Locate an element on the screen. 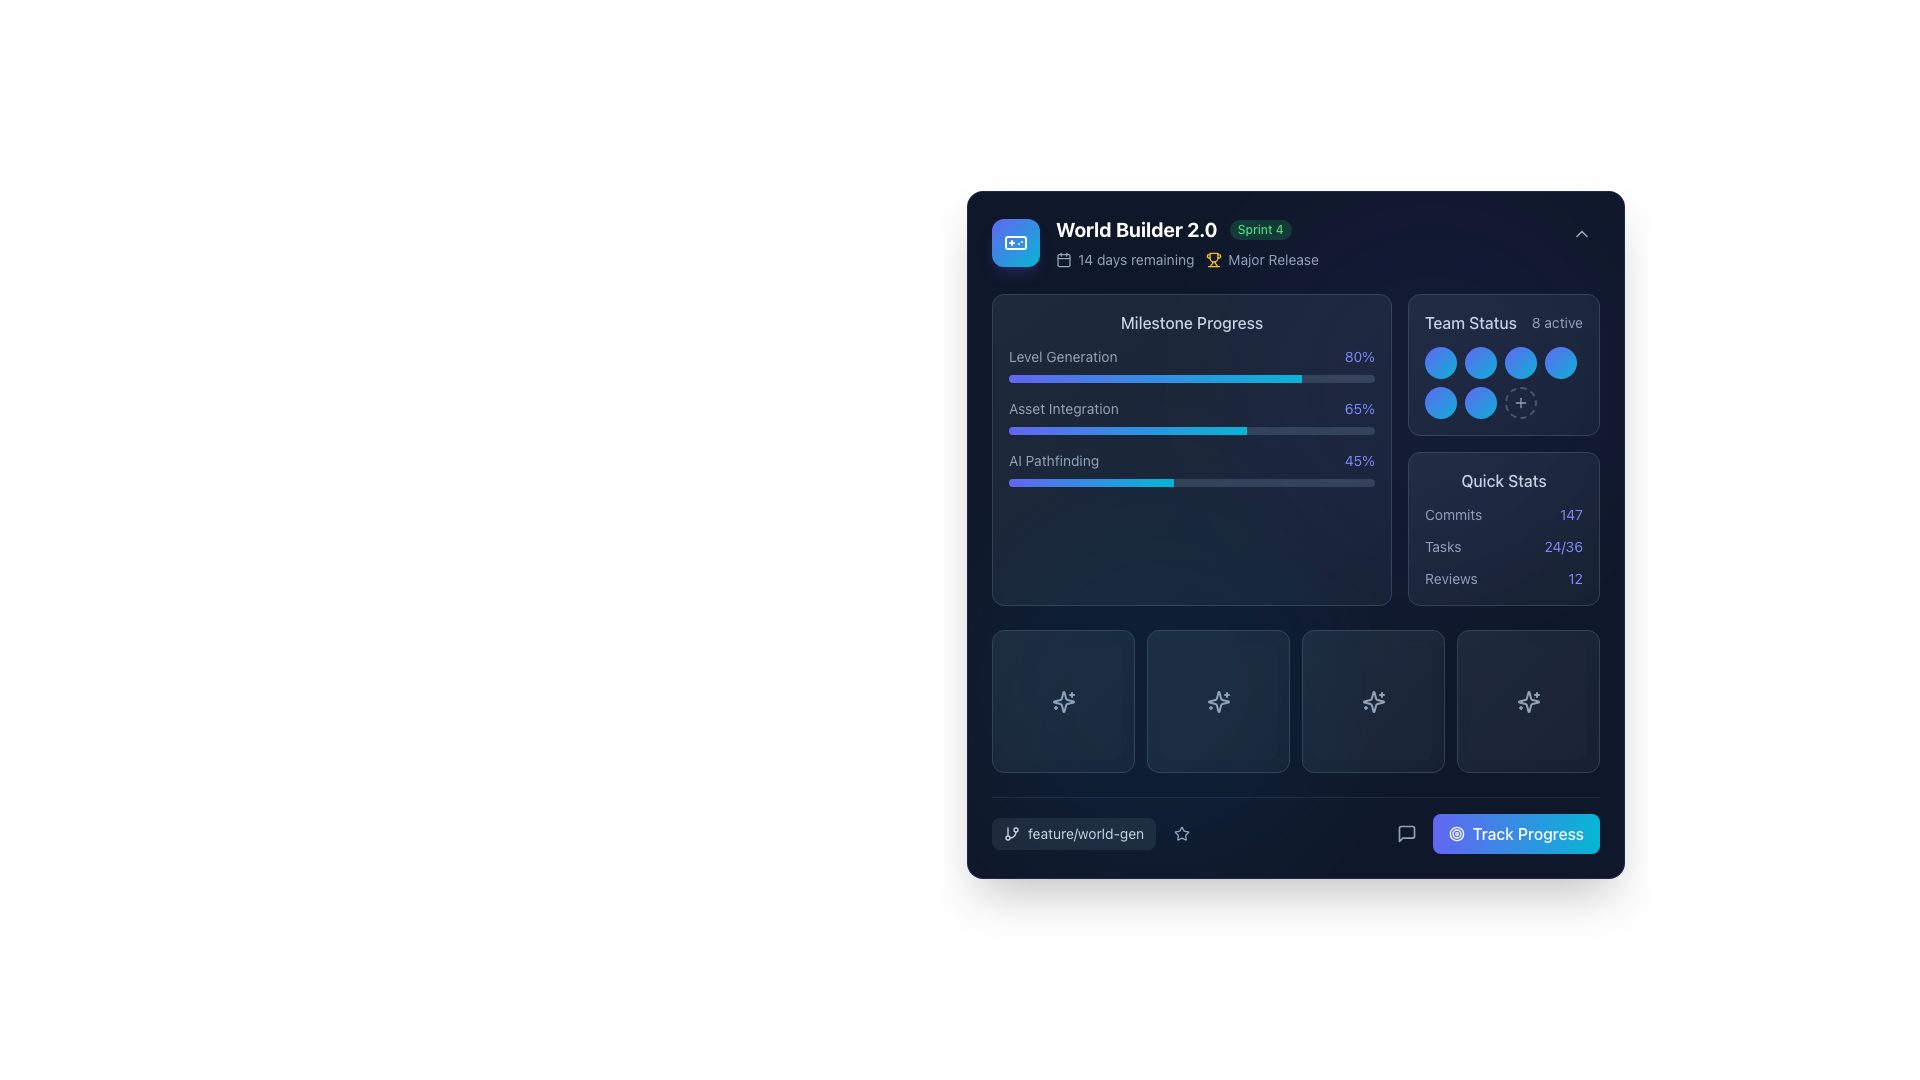 This screenshot has width=1920, height=1080. the star-shaped button located next to the text 'feature/world-gen' is located at coordinates (1182, 833).